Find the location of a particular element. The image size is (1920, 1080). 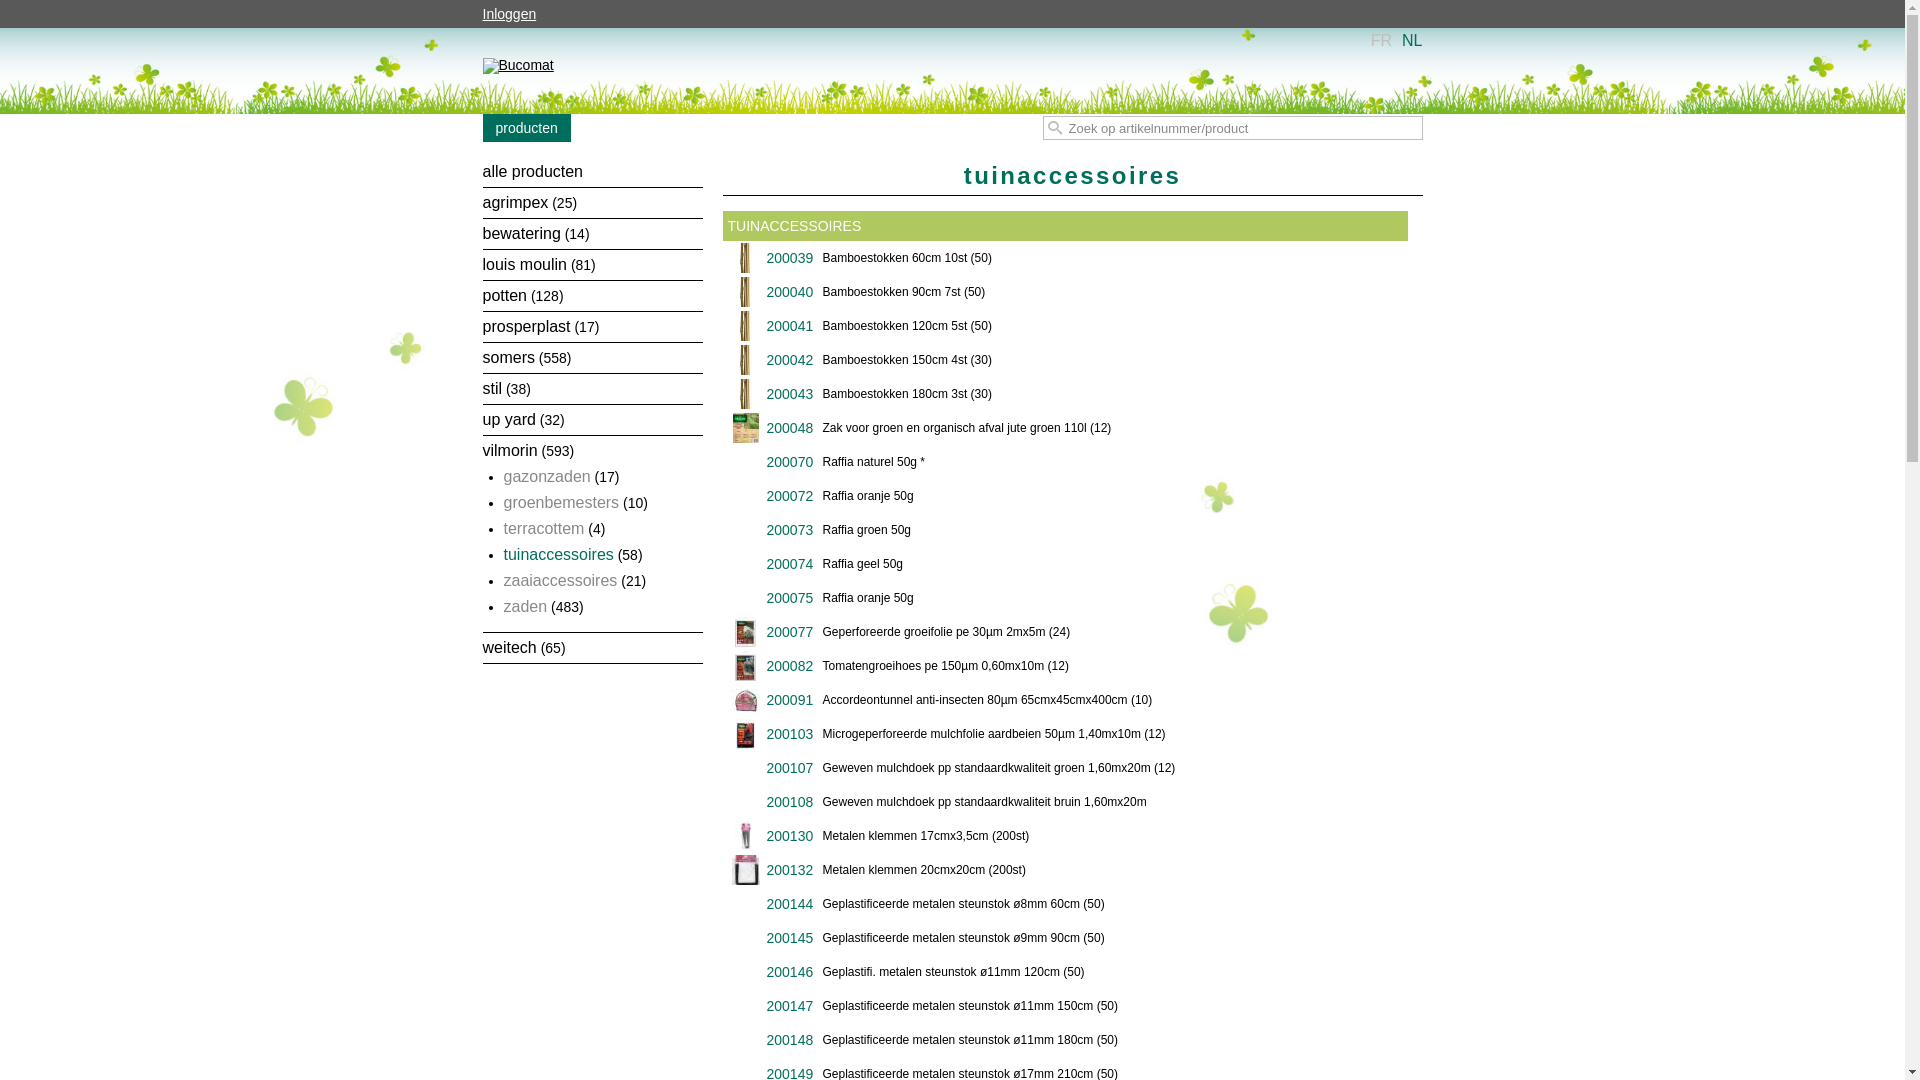

'groenbemesters' is located at coordinates (560, 501).